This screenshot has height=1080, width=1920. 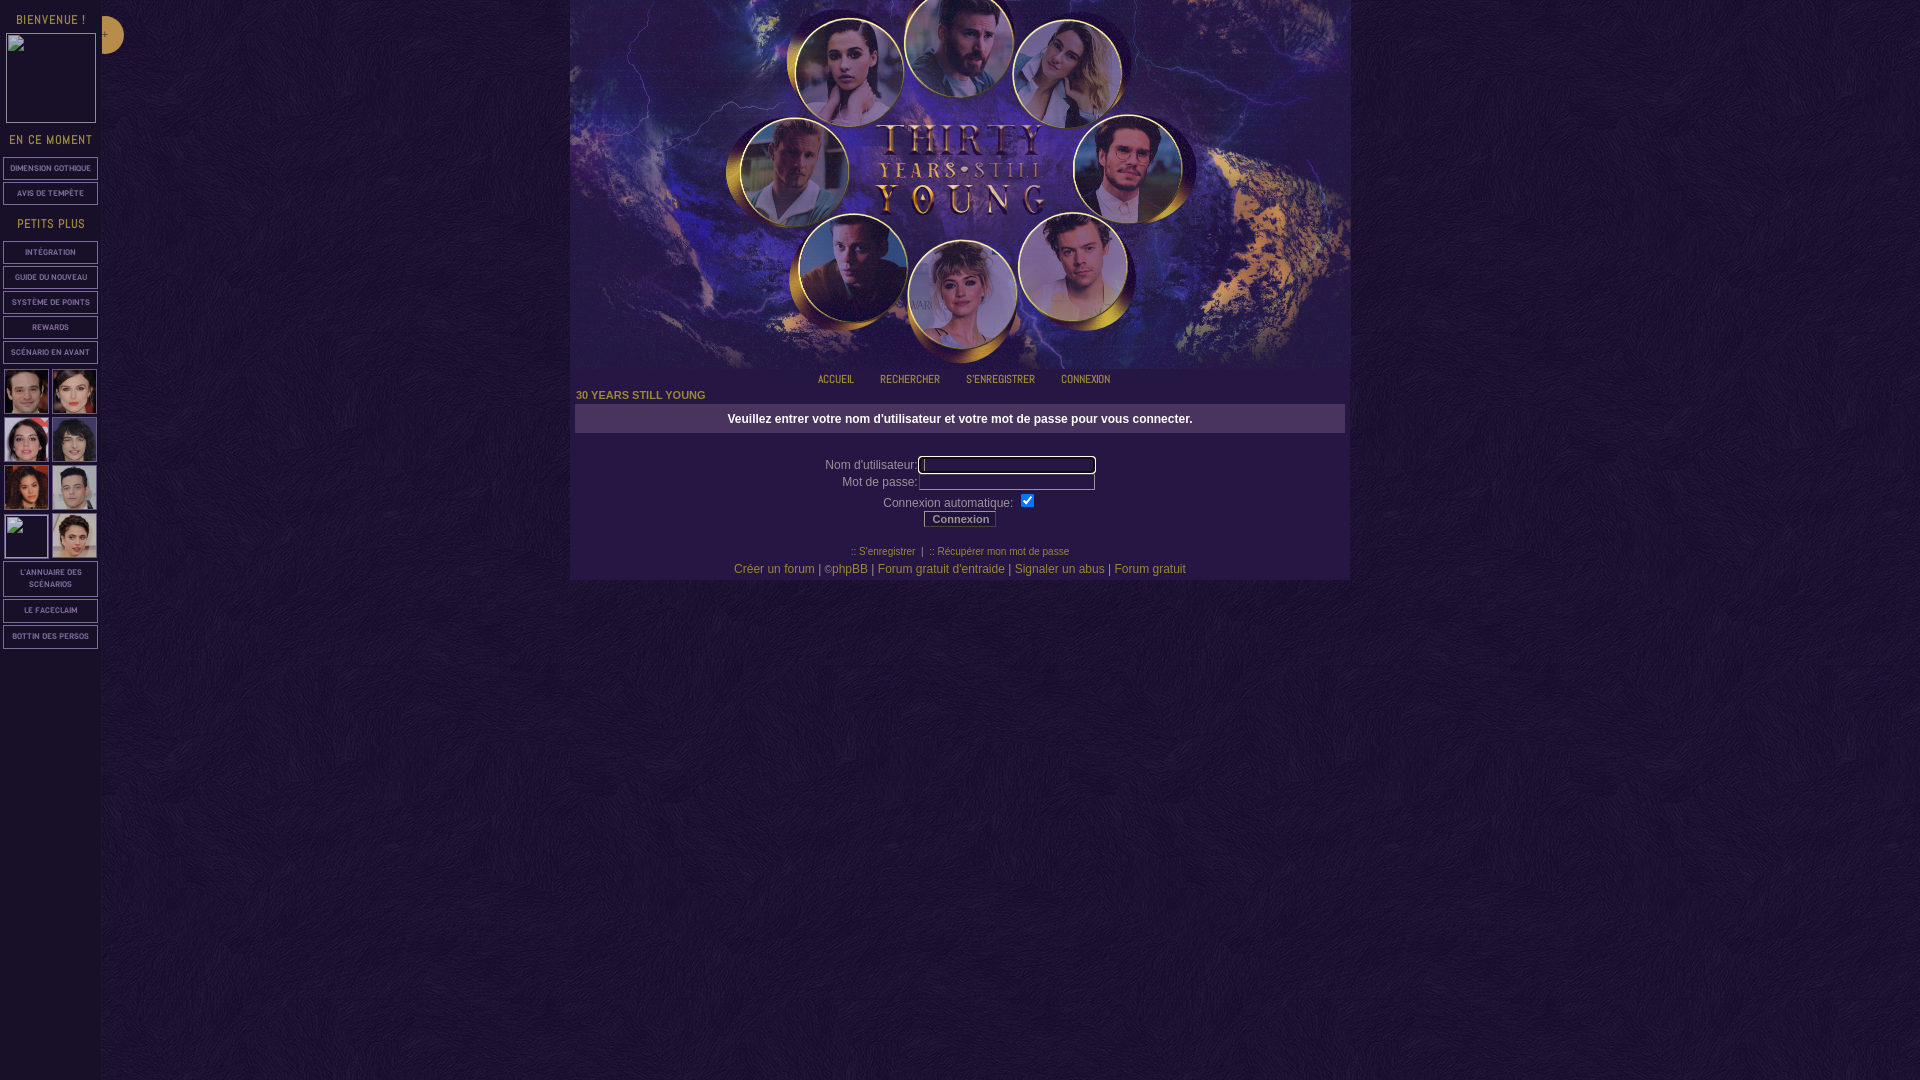 What do you see at coordinates (960, 518) in the screenshot?
I see `'Connexion'` at bounding box center [960, 518].